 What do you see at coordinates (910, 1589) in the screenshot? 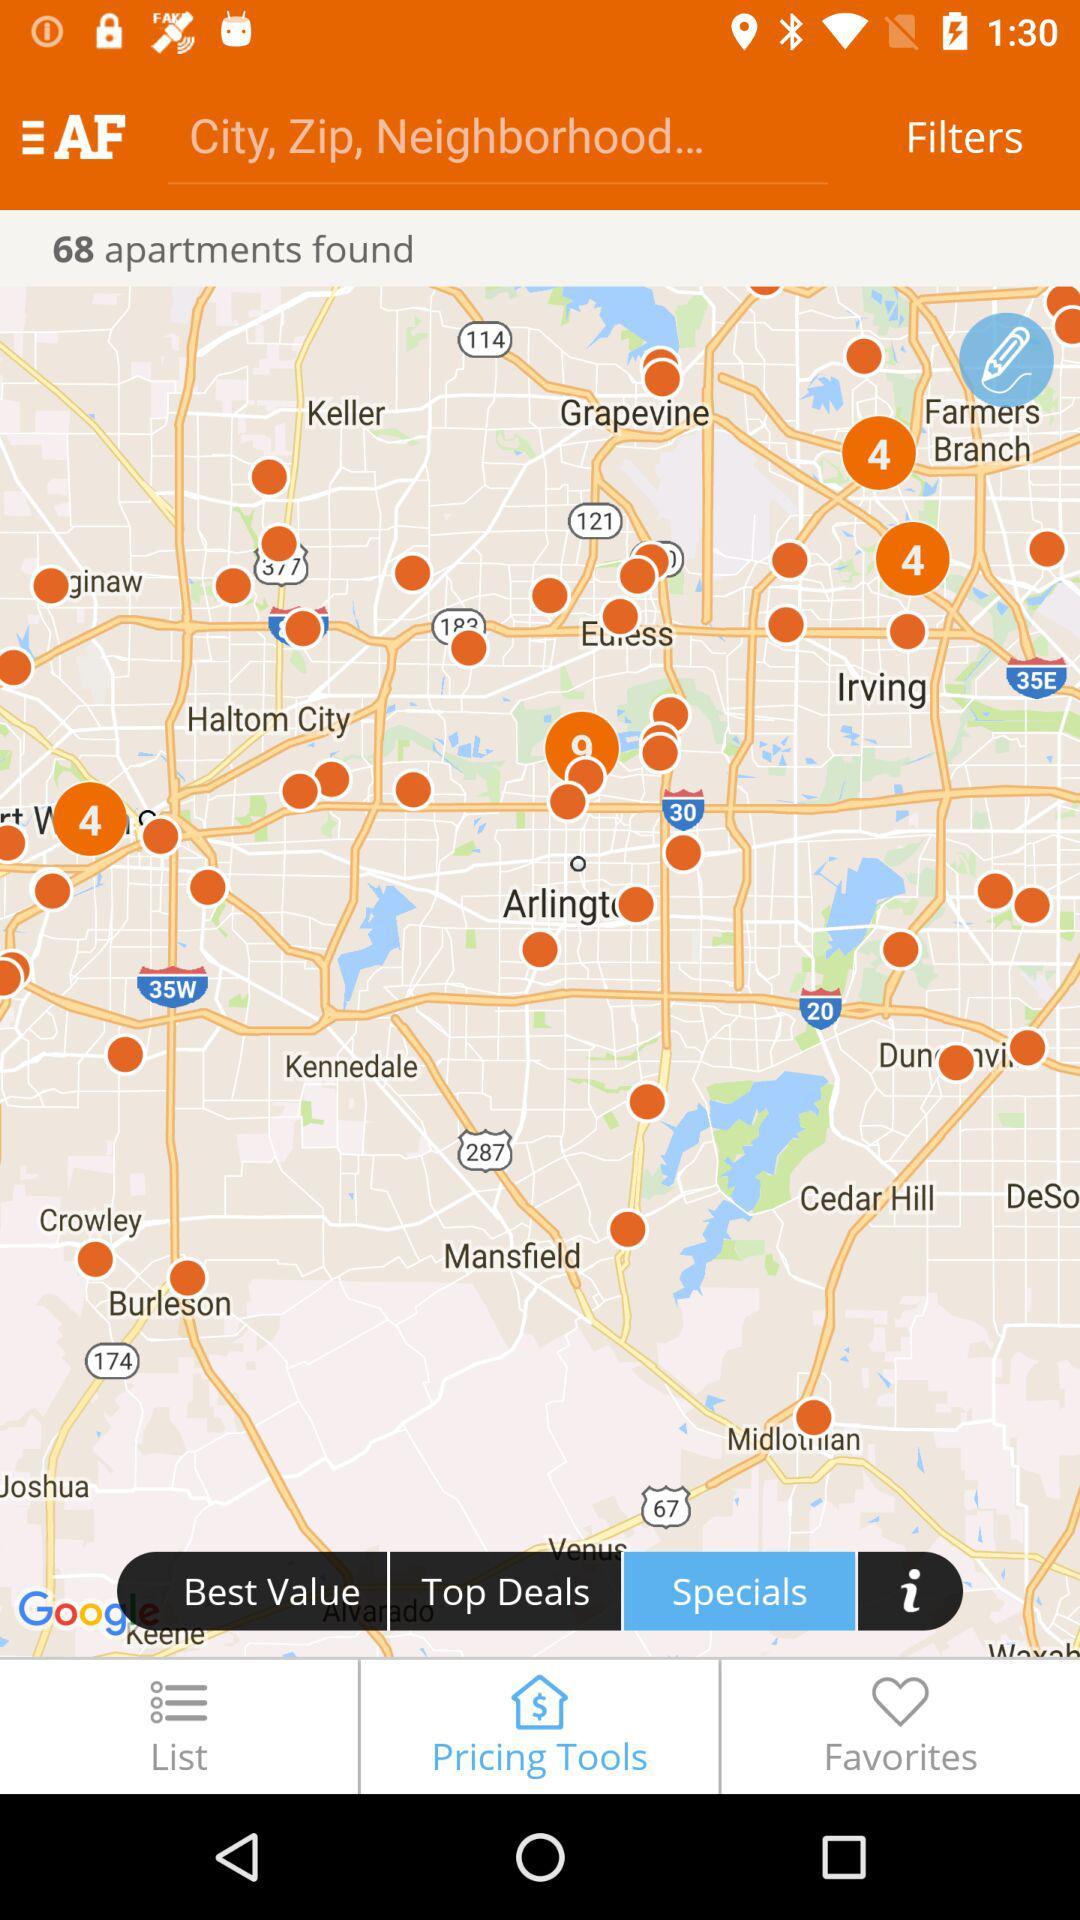
I see `button i` at bounding box center [910, 1589].